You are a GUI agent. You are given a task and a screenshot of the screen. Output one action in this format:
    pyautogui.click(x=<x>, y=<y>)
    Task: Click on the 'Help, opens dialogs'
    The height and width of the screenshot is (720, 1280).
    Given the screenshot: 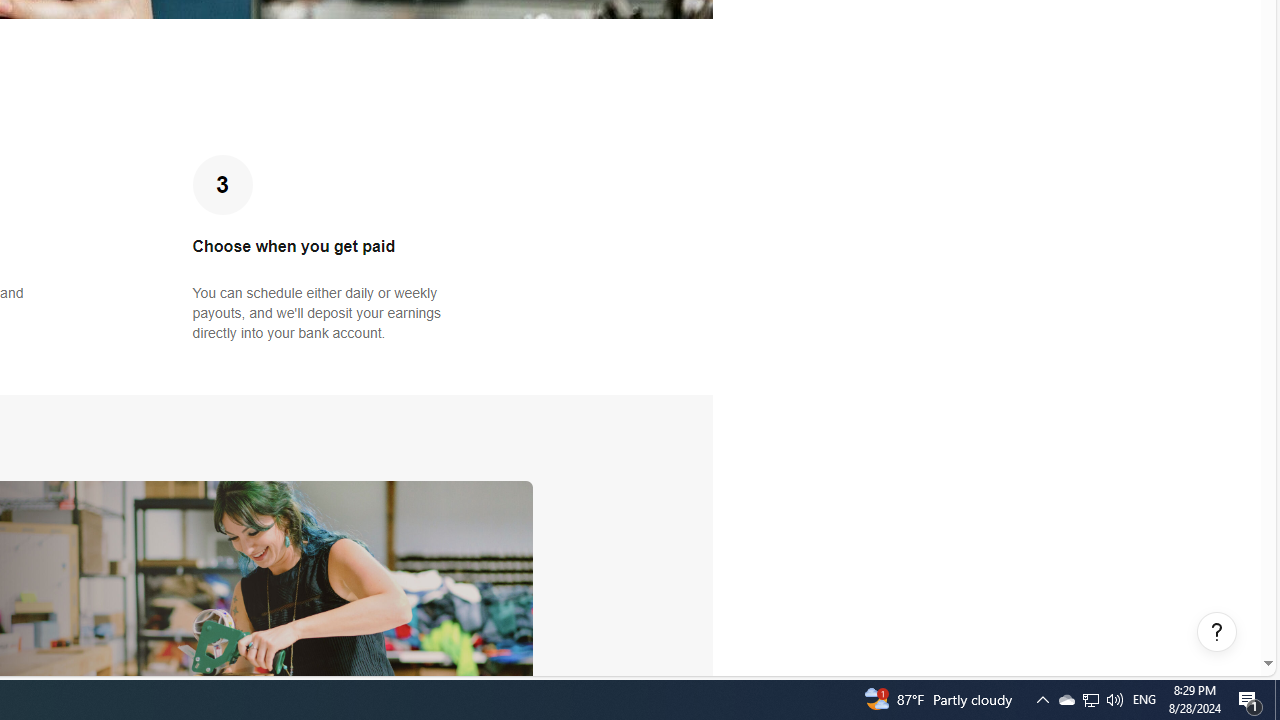 What is the action you would take?
    pyautogui.click(x=1216, y=632)
    